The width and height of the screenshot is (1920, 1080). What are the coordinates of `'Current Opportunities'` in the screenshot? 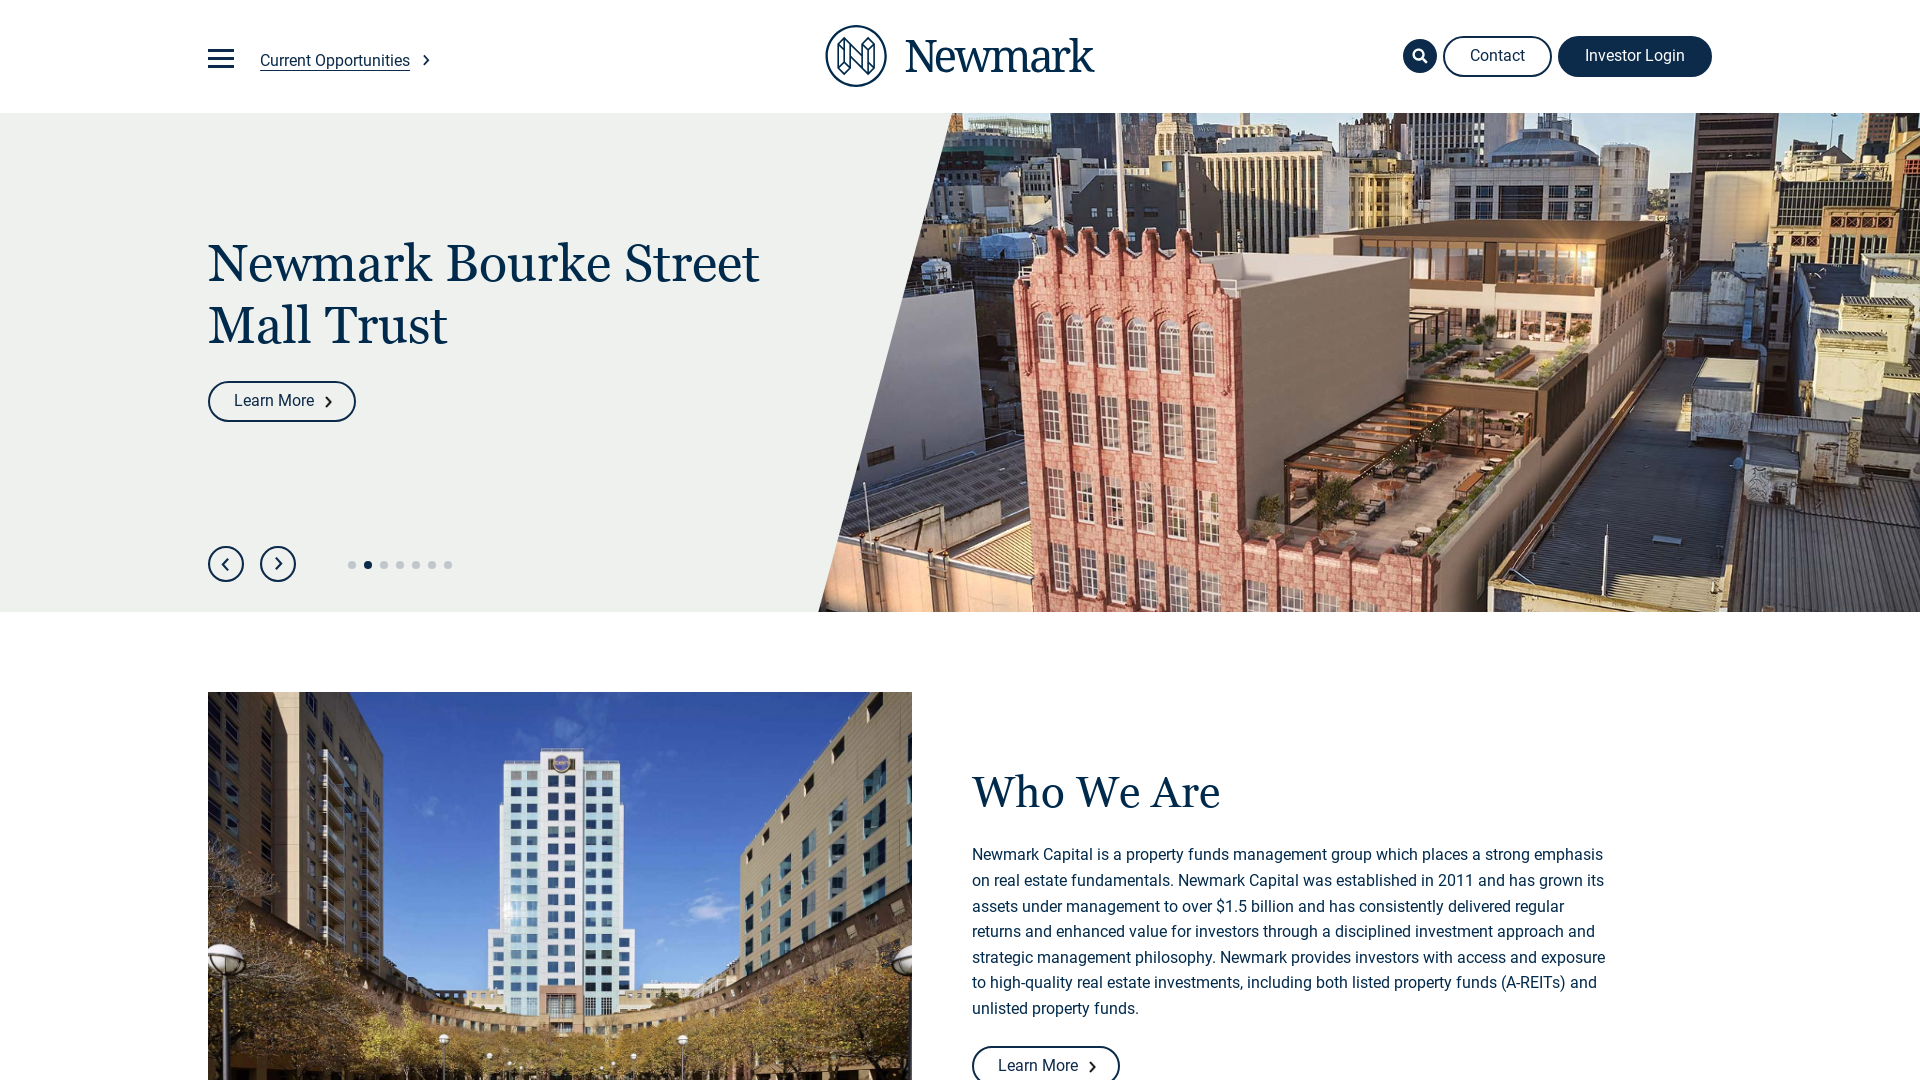 It's located at (345, 60).